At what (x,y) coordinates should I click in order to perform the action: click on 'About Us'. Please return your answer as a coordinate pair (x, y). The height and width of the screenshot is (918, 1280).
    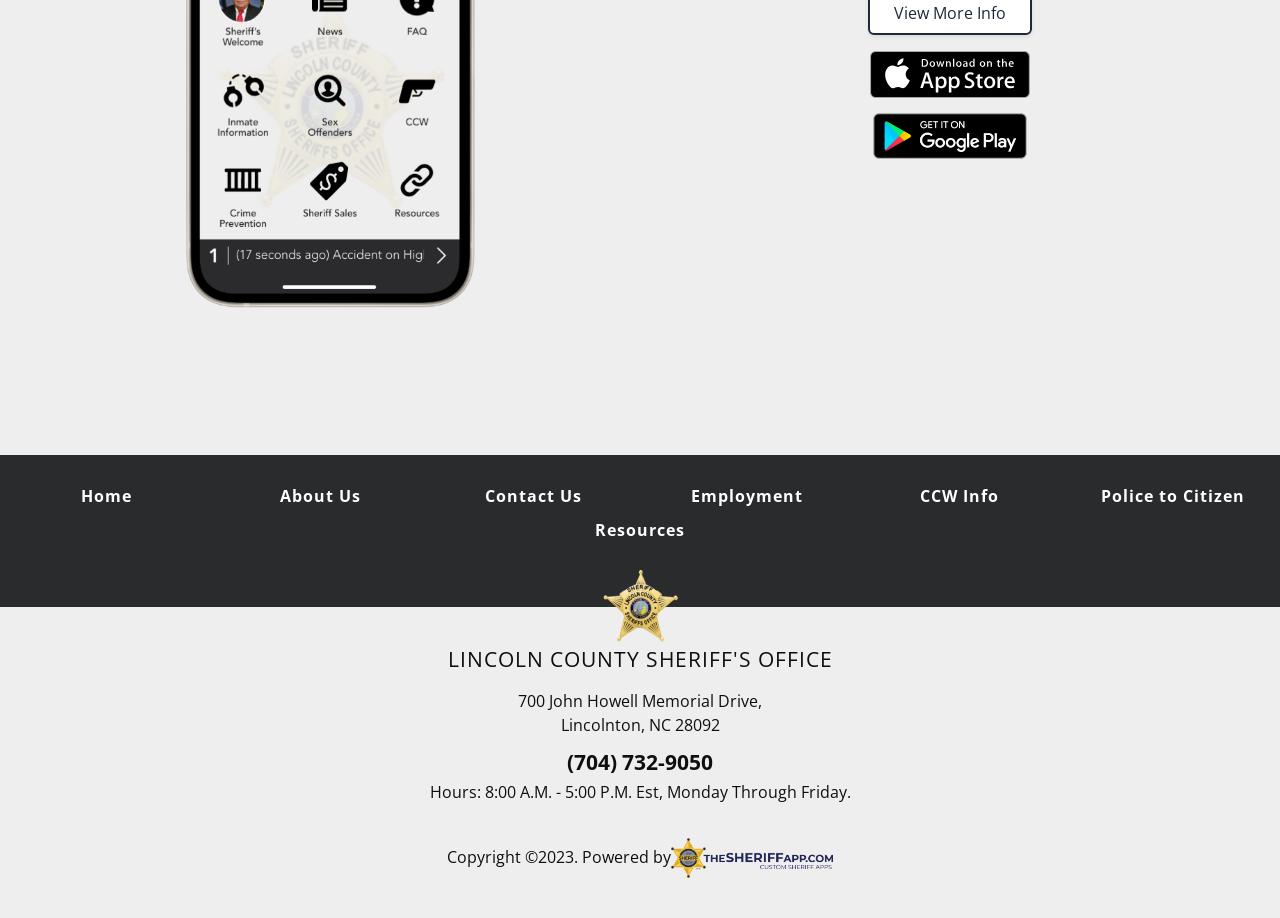
    Looking at the image, I should click on (278, 495).